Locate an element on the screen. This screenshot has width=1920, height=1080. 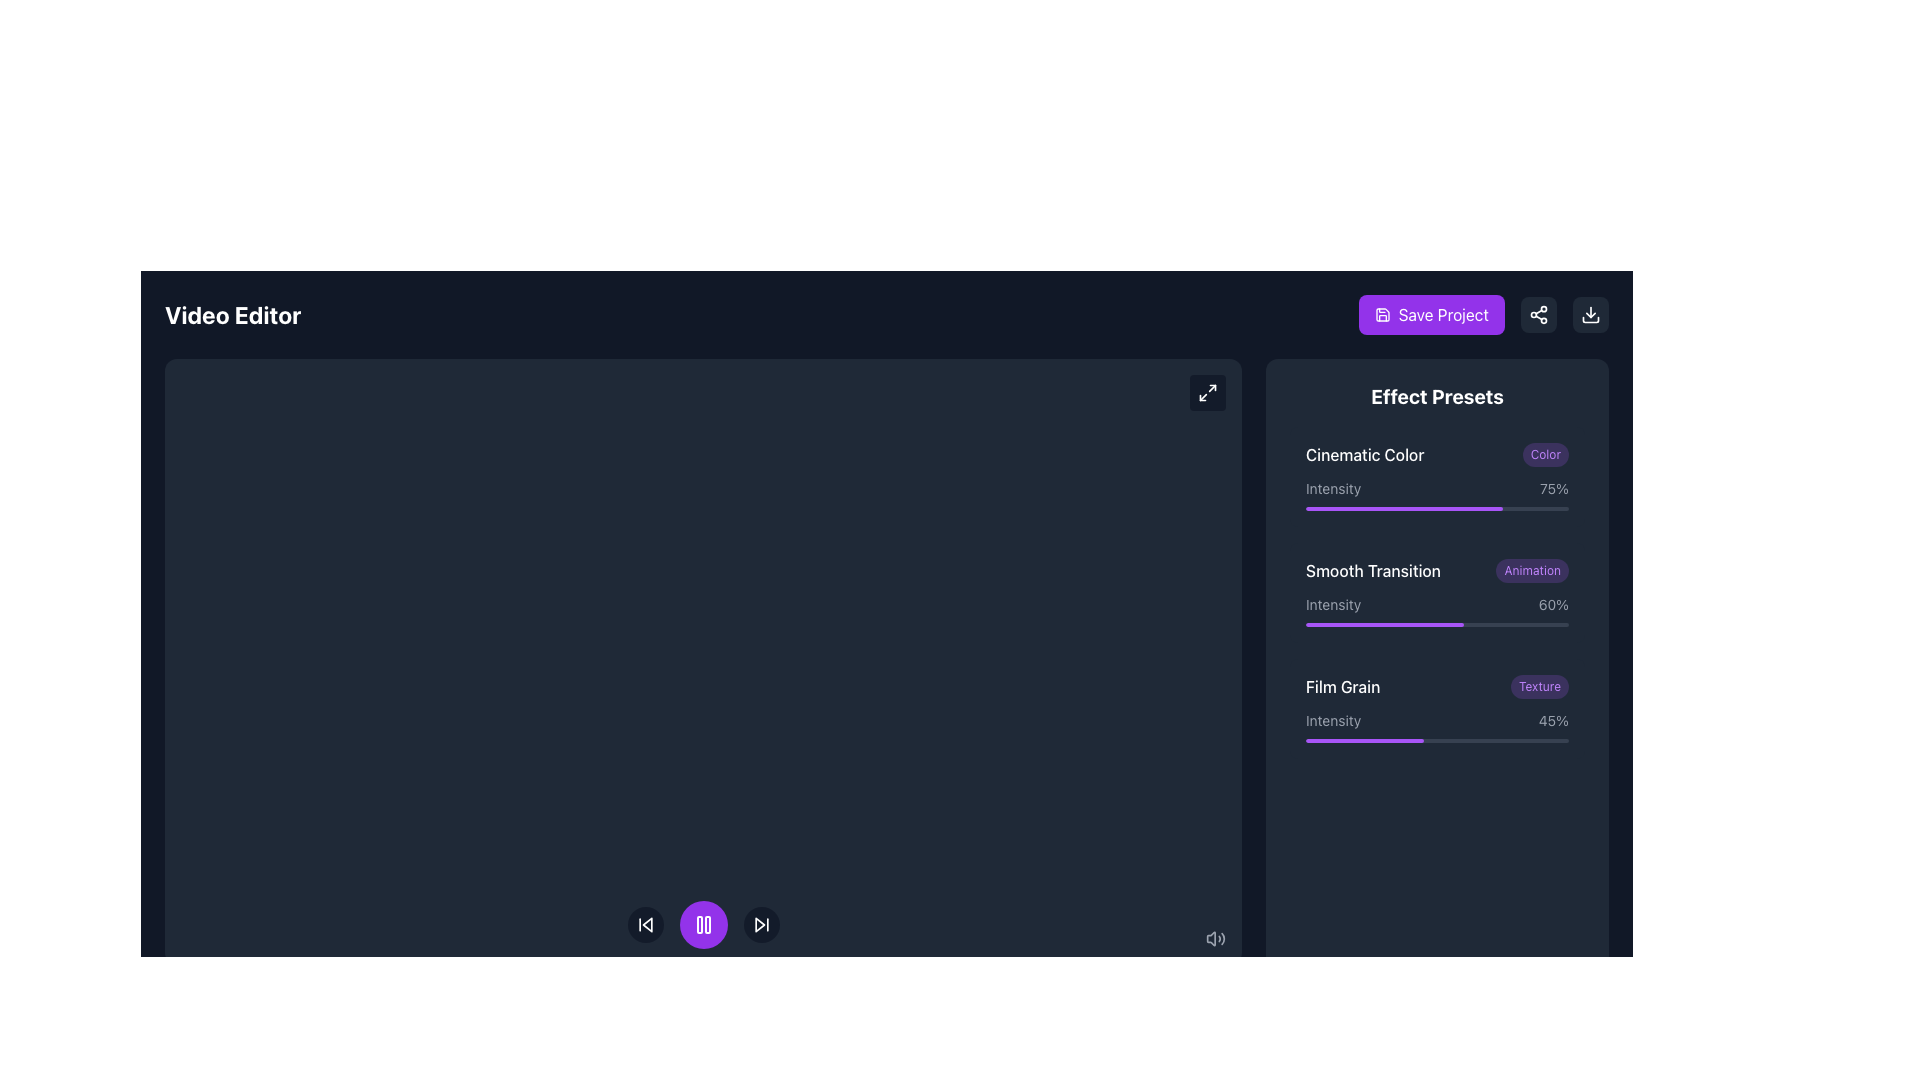
the 'Smooth Transition' effect card located in the 'Effect Presets' section of the UI, which is the second card below 'Cinematic Color' and above 'Film Grain' is located at coordinates (1436, 592).